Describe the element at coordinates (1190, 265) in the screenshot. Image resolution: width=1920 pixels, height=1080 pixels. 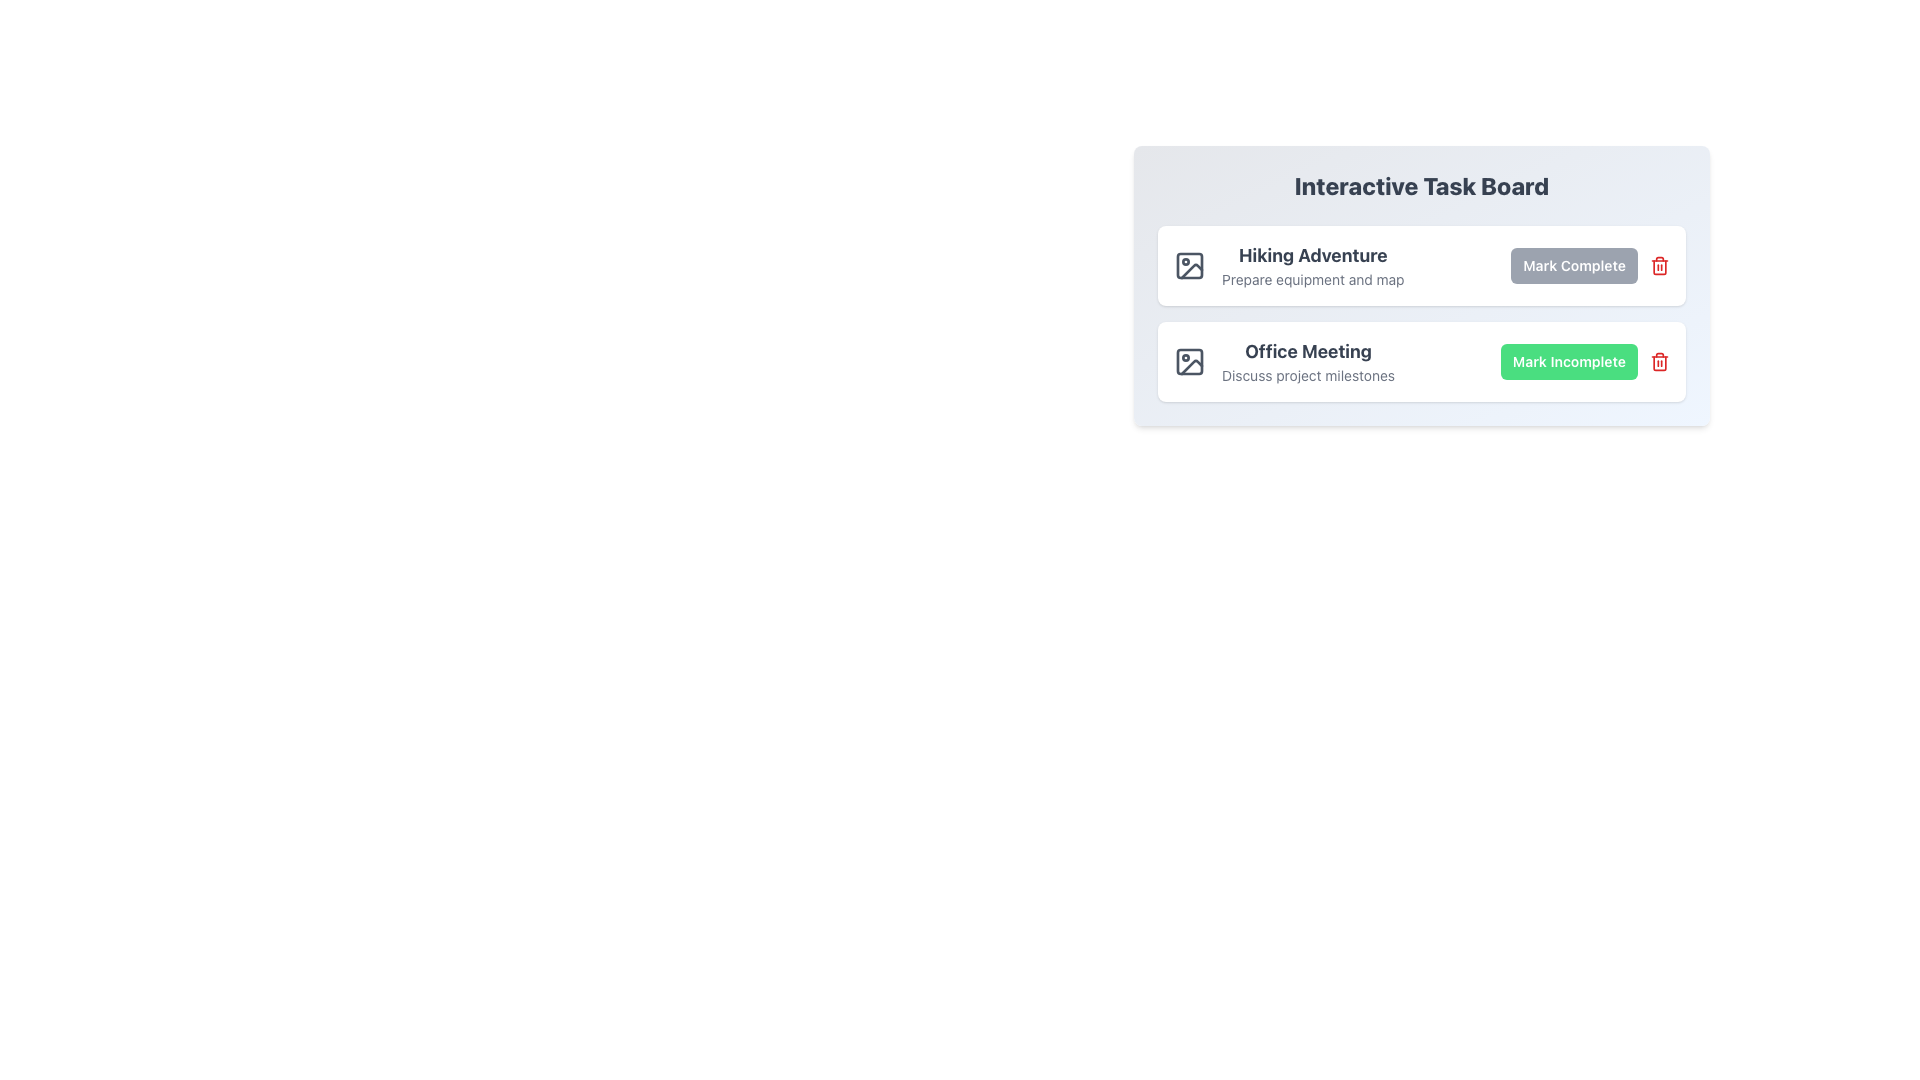
I see `the gray rectangular SVG element that is part of the icon for the 'Hiking Adventure' task entry, located near the top-left corner of the icon` at that location.